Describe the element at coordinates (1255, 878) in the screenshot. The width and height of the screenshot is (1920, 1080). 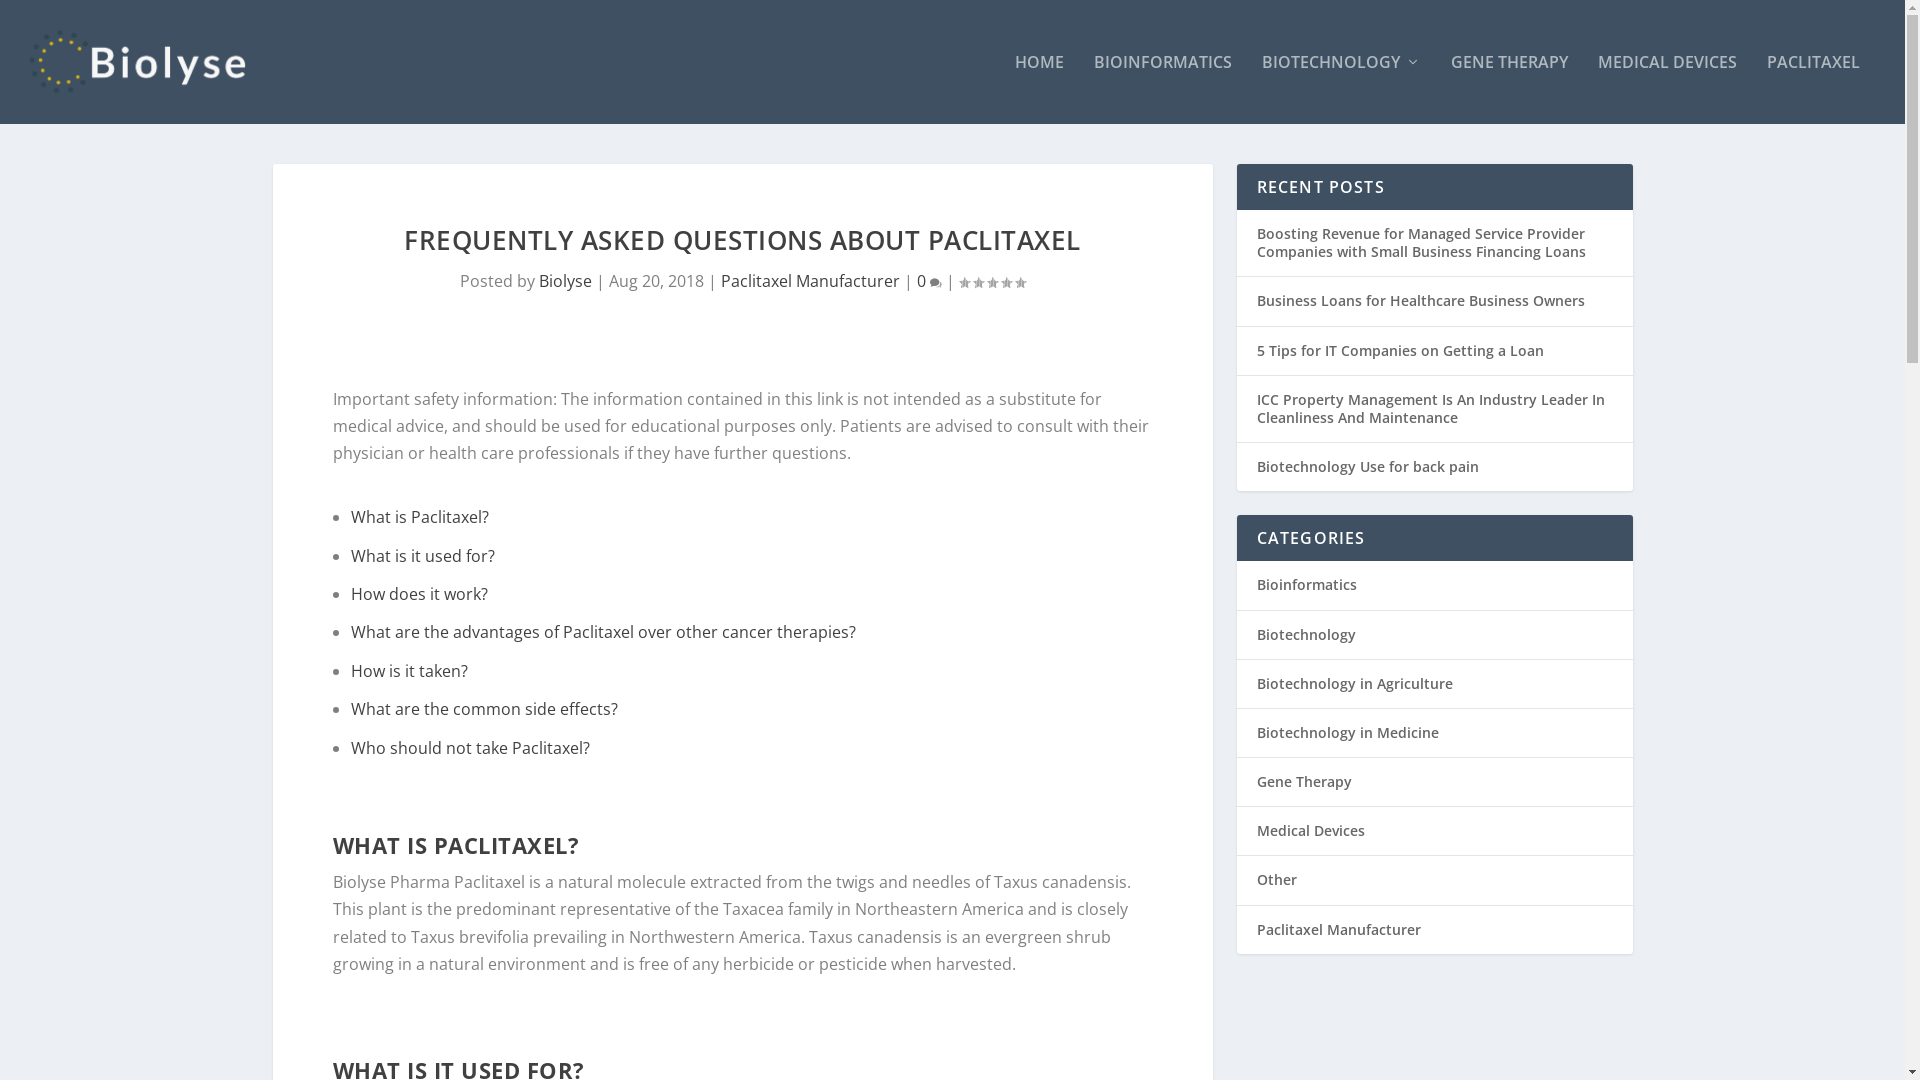
I see `'Other'` at that location.